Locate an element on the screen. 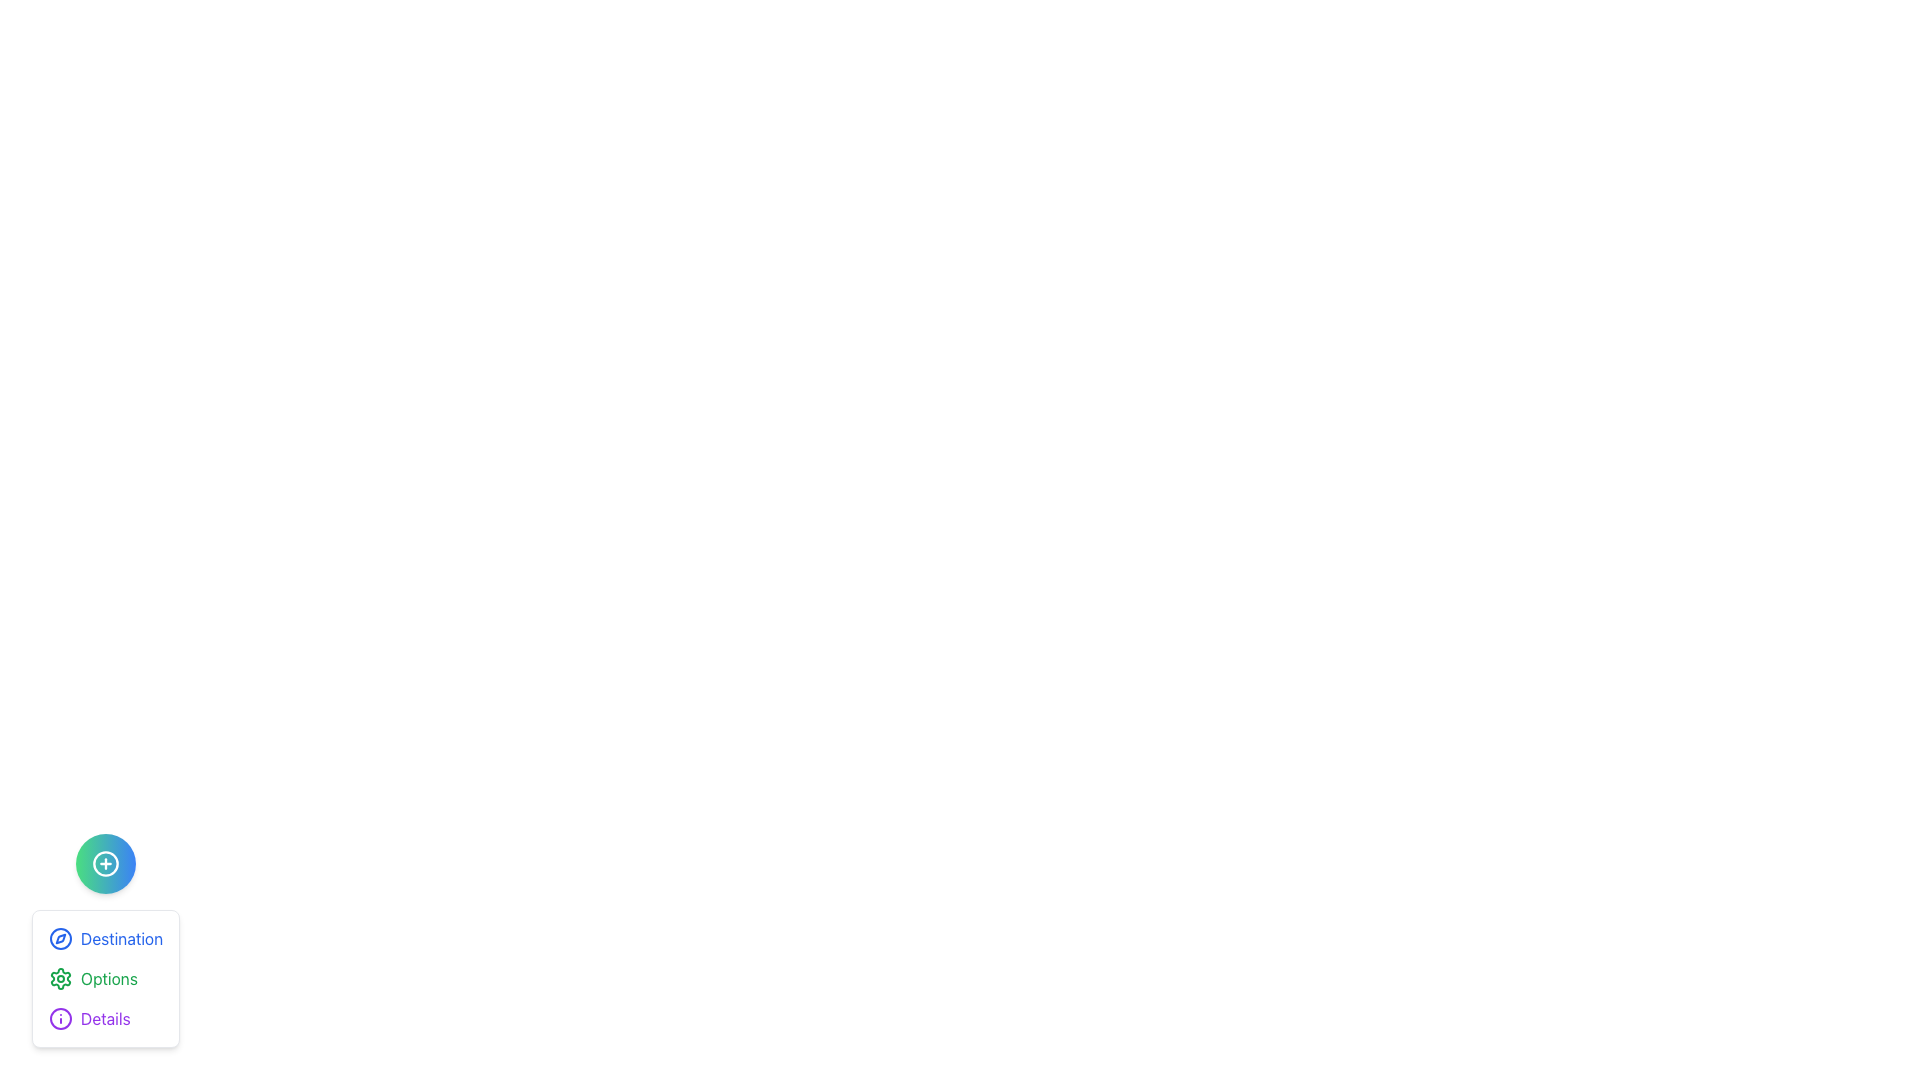 The height and width of the screenshot is (1080, 1920). the circular add button located at the bottom left corner of the layout is located at coordinates (104, 863).